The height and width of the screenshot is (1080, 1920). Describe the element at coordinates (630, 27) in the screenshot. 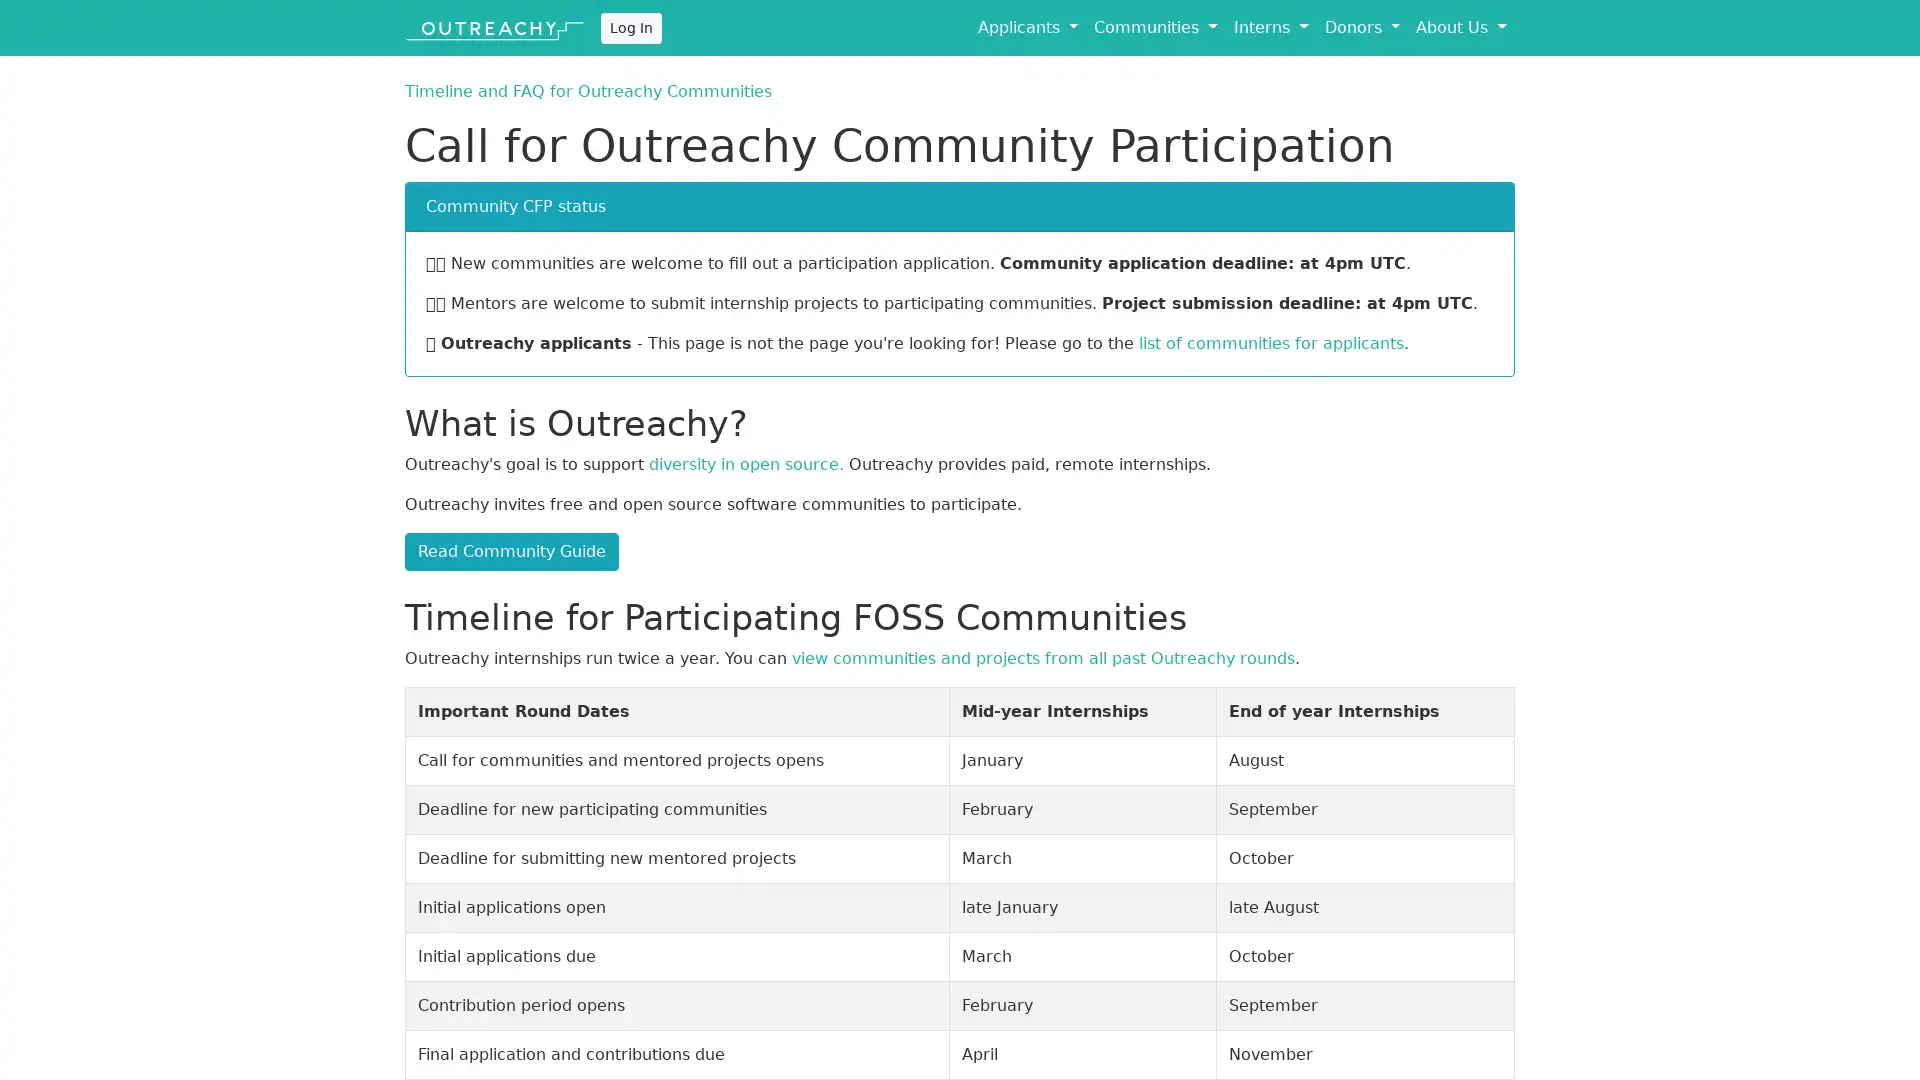

I see `Log In` at that location.